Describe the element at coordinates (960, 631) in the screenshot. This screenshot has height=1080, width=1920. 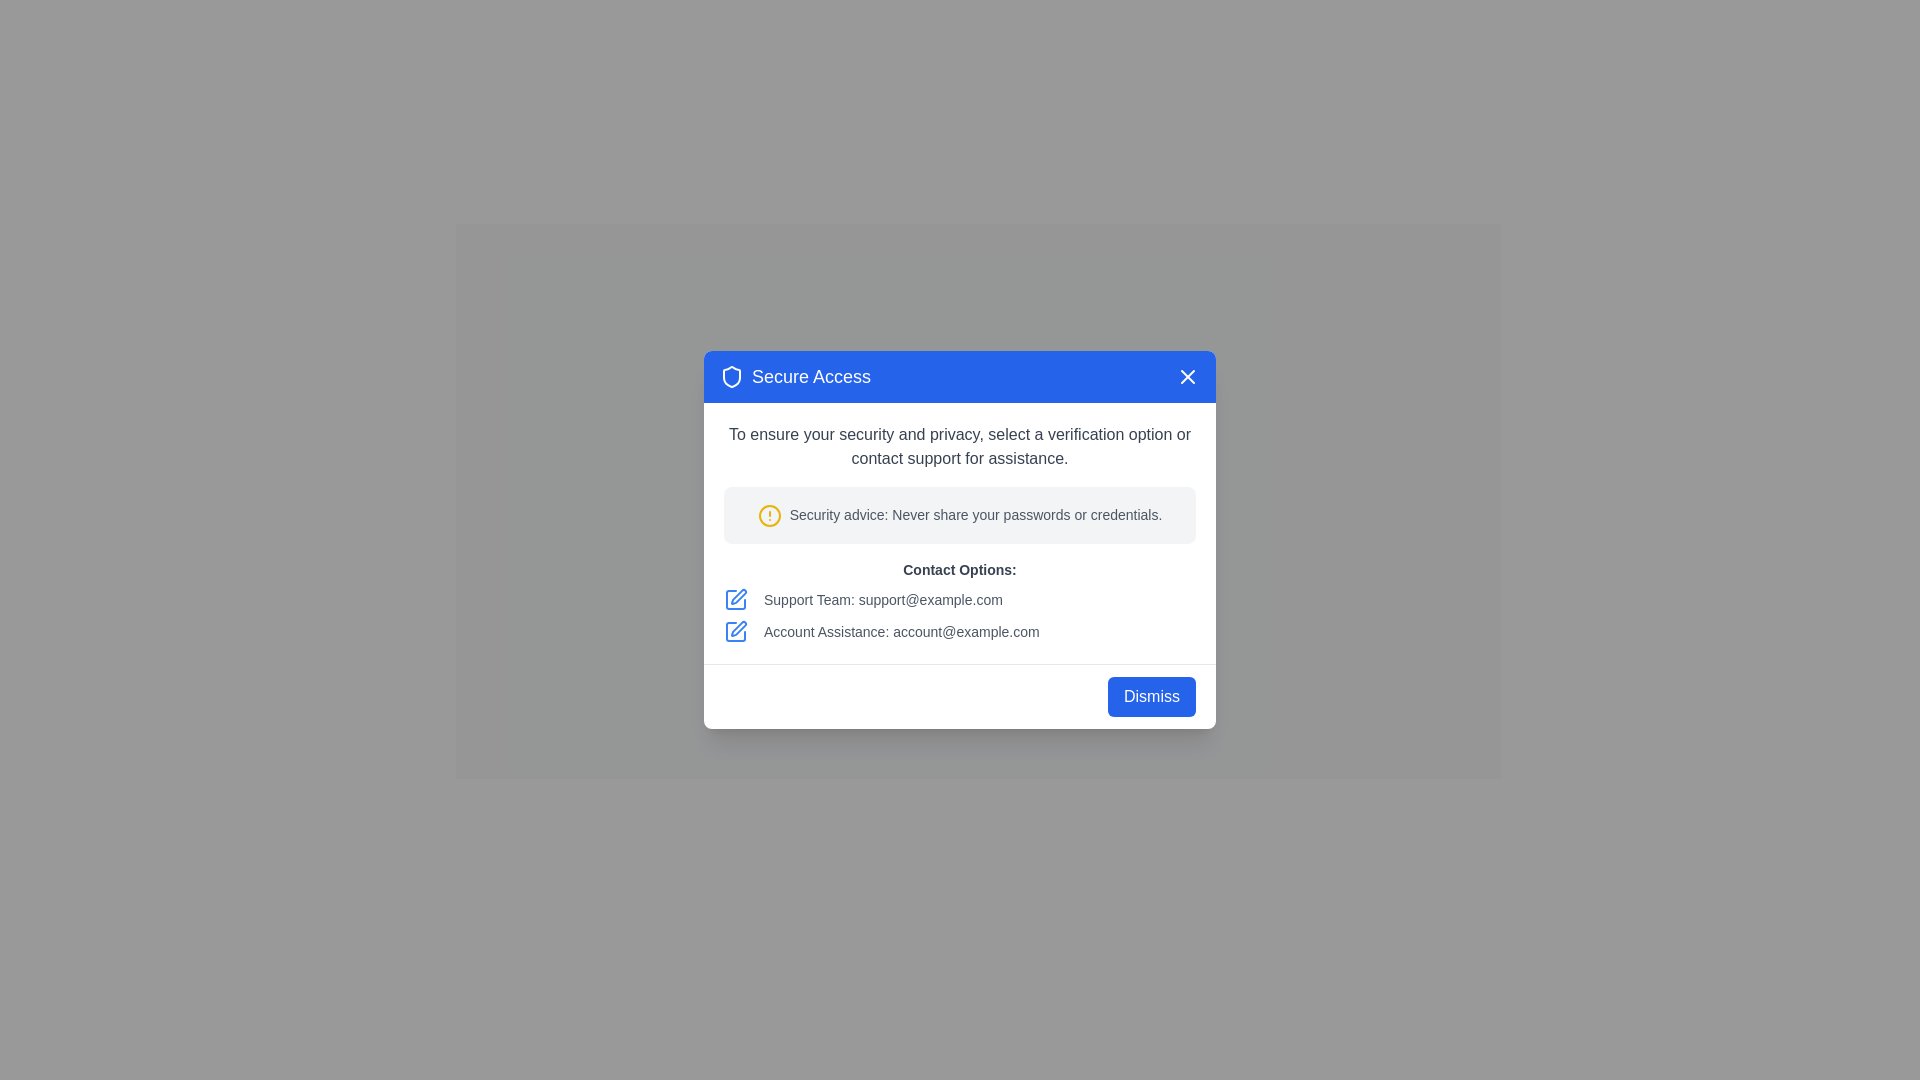
I see `email address from the Label with text and icon that provides contact details for account assistance, located as the second contact option within the 'Contact Options:' section` at that location.